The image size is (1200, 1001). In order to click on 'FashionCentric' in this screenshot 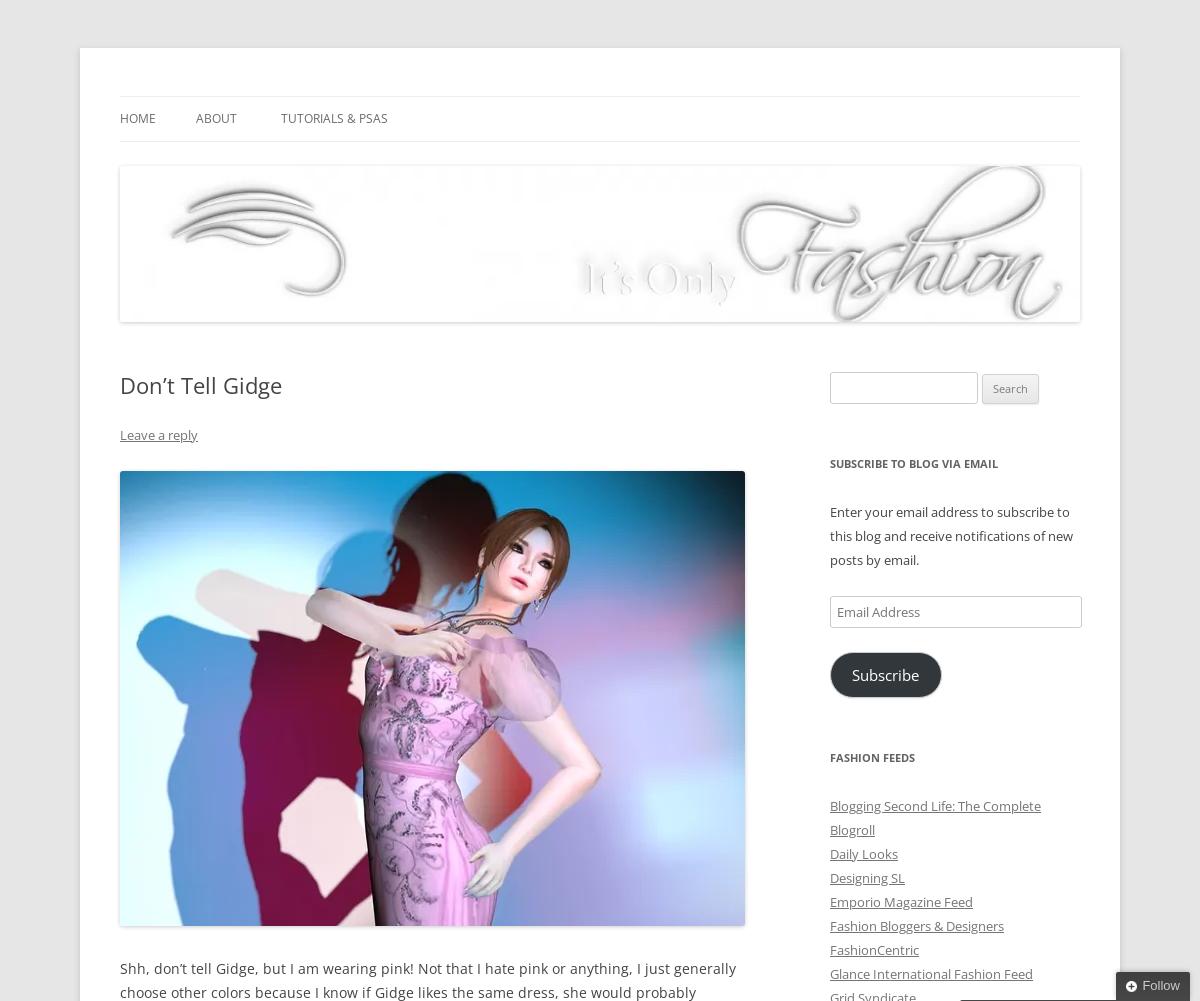, I will do `click(873, 948)`.